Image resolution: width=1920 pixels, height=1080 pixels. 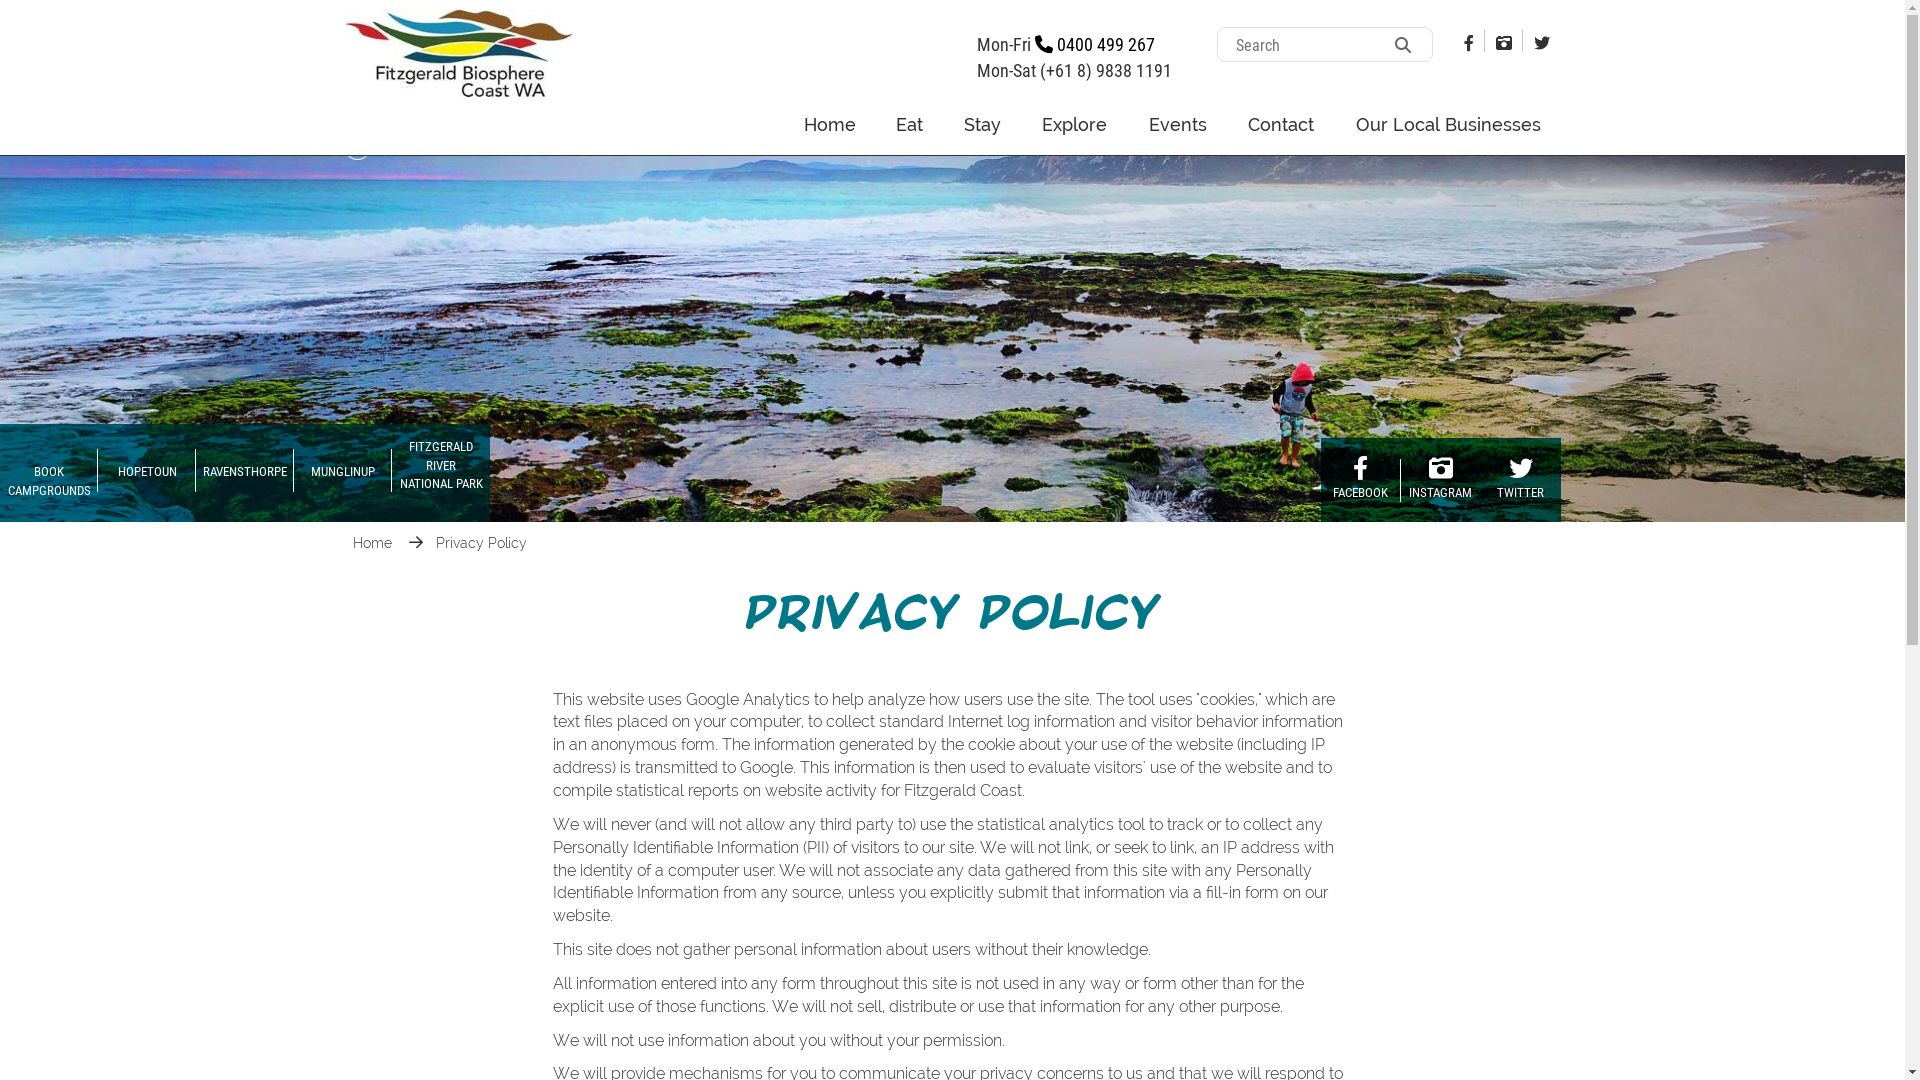 I want to click on 'FACEBOOK', so click(x=1320, y=479).